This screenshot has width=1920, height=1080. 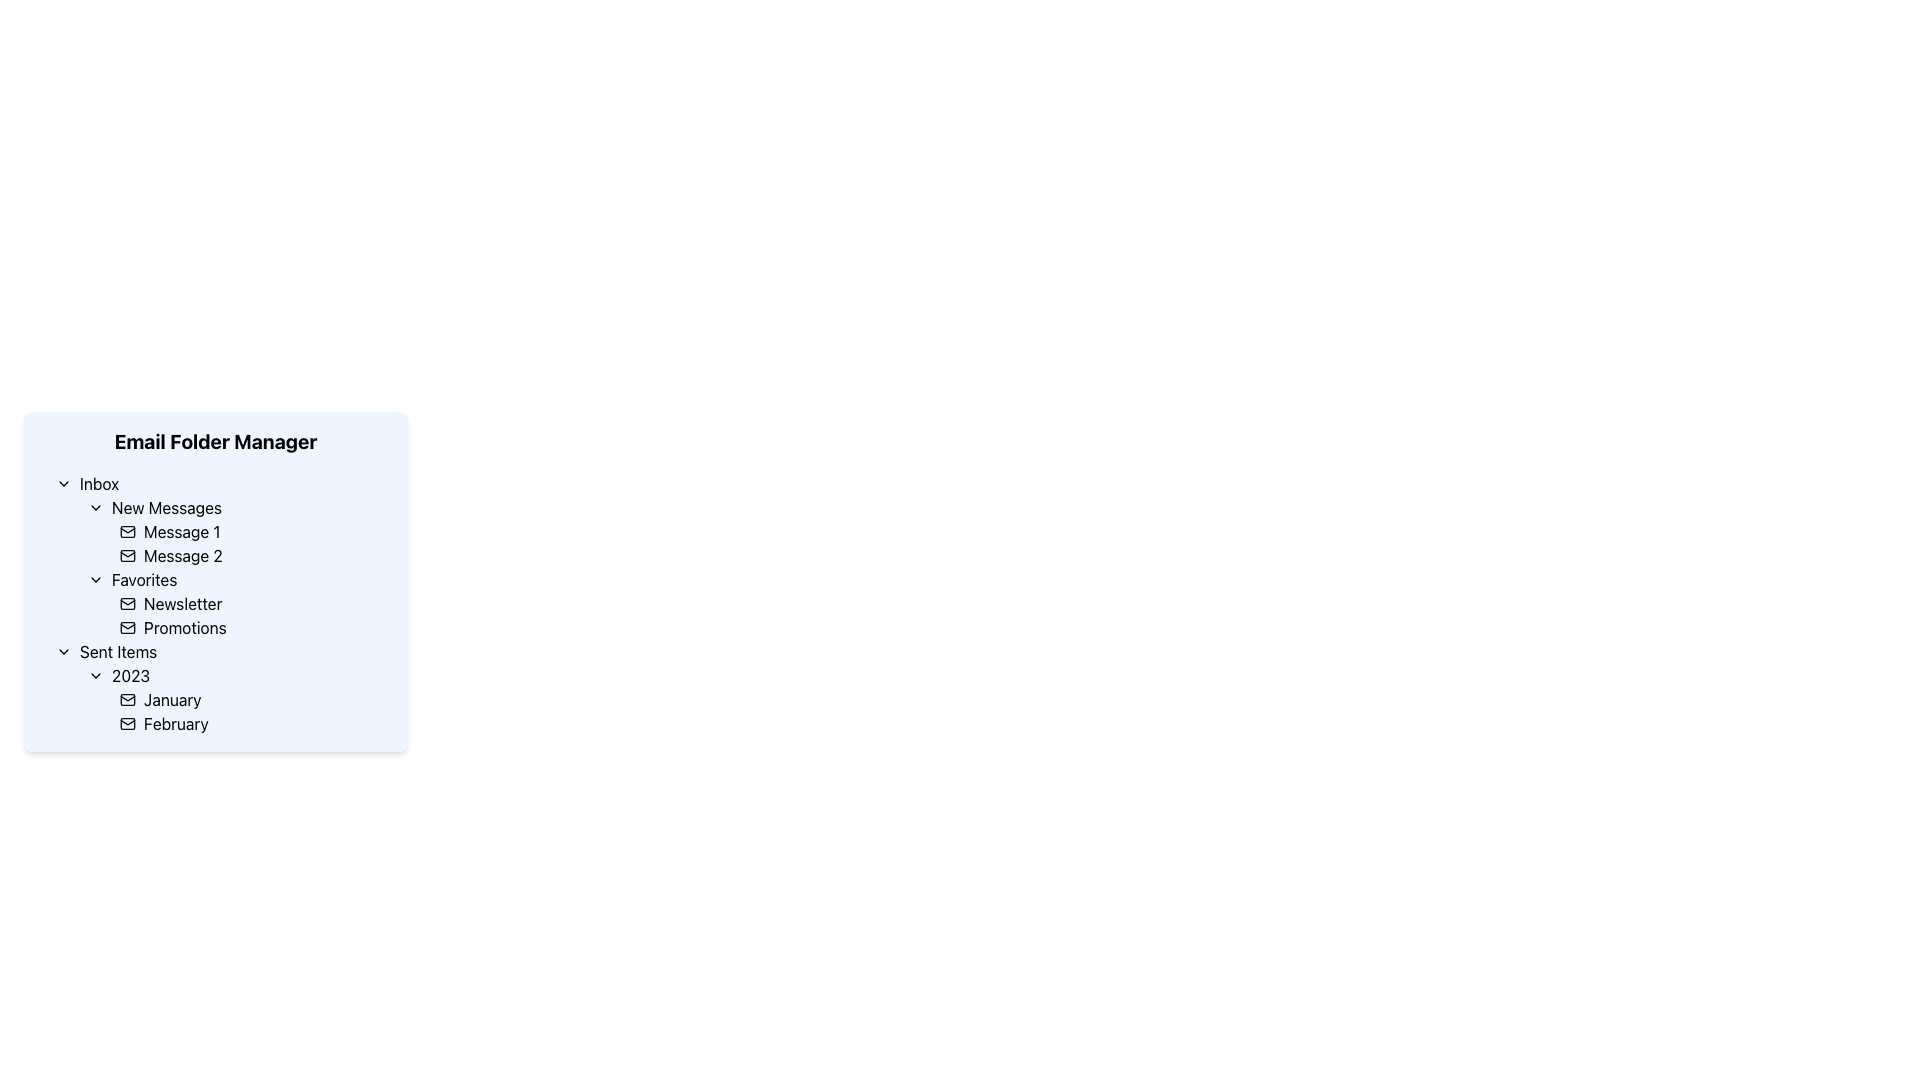 What do you see at coordinates (127, 603) in the screenshot?
I see `the 'Newsletter' folder SVG icon in the 'Favorites' section of the email manager interface` at bounding box center [127, 603].